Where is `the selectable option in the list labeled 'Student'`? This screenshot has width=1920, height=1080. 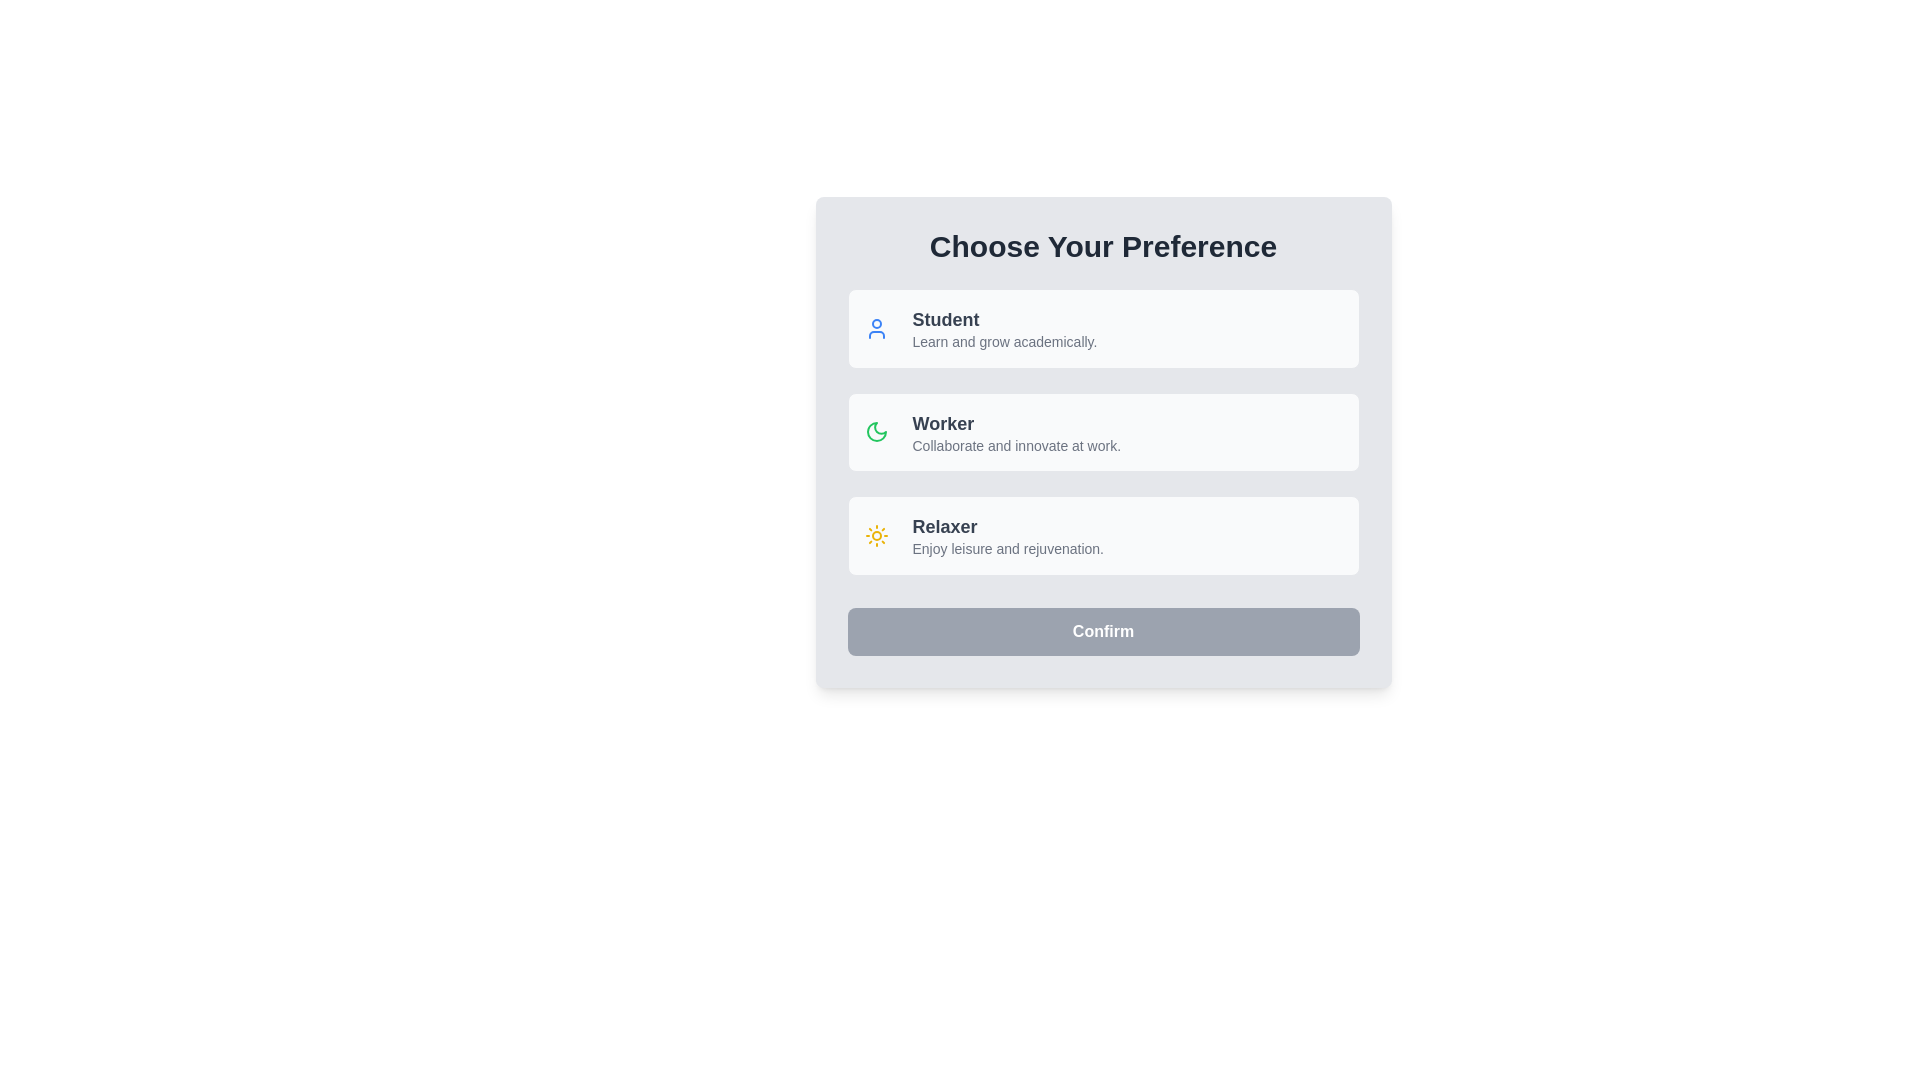
the selectable option in the list labeled 'Student' is located at coordinates (980, 327).